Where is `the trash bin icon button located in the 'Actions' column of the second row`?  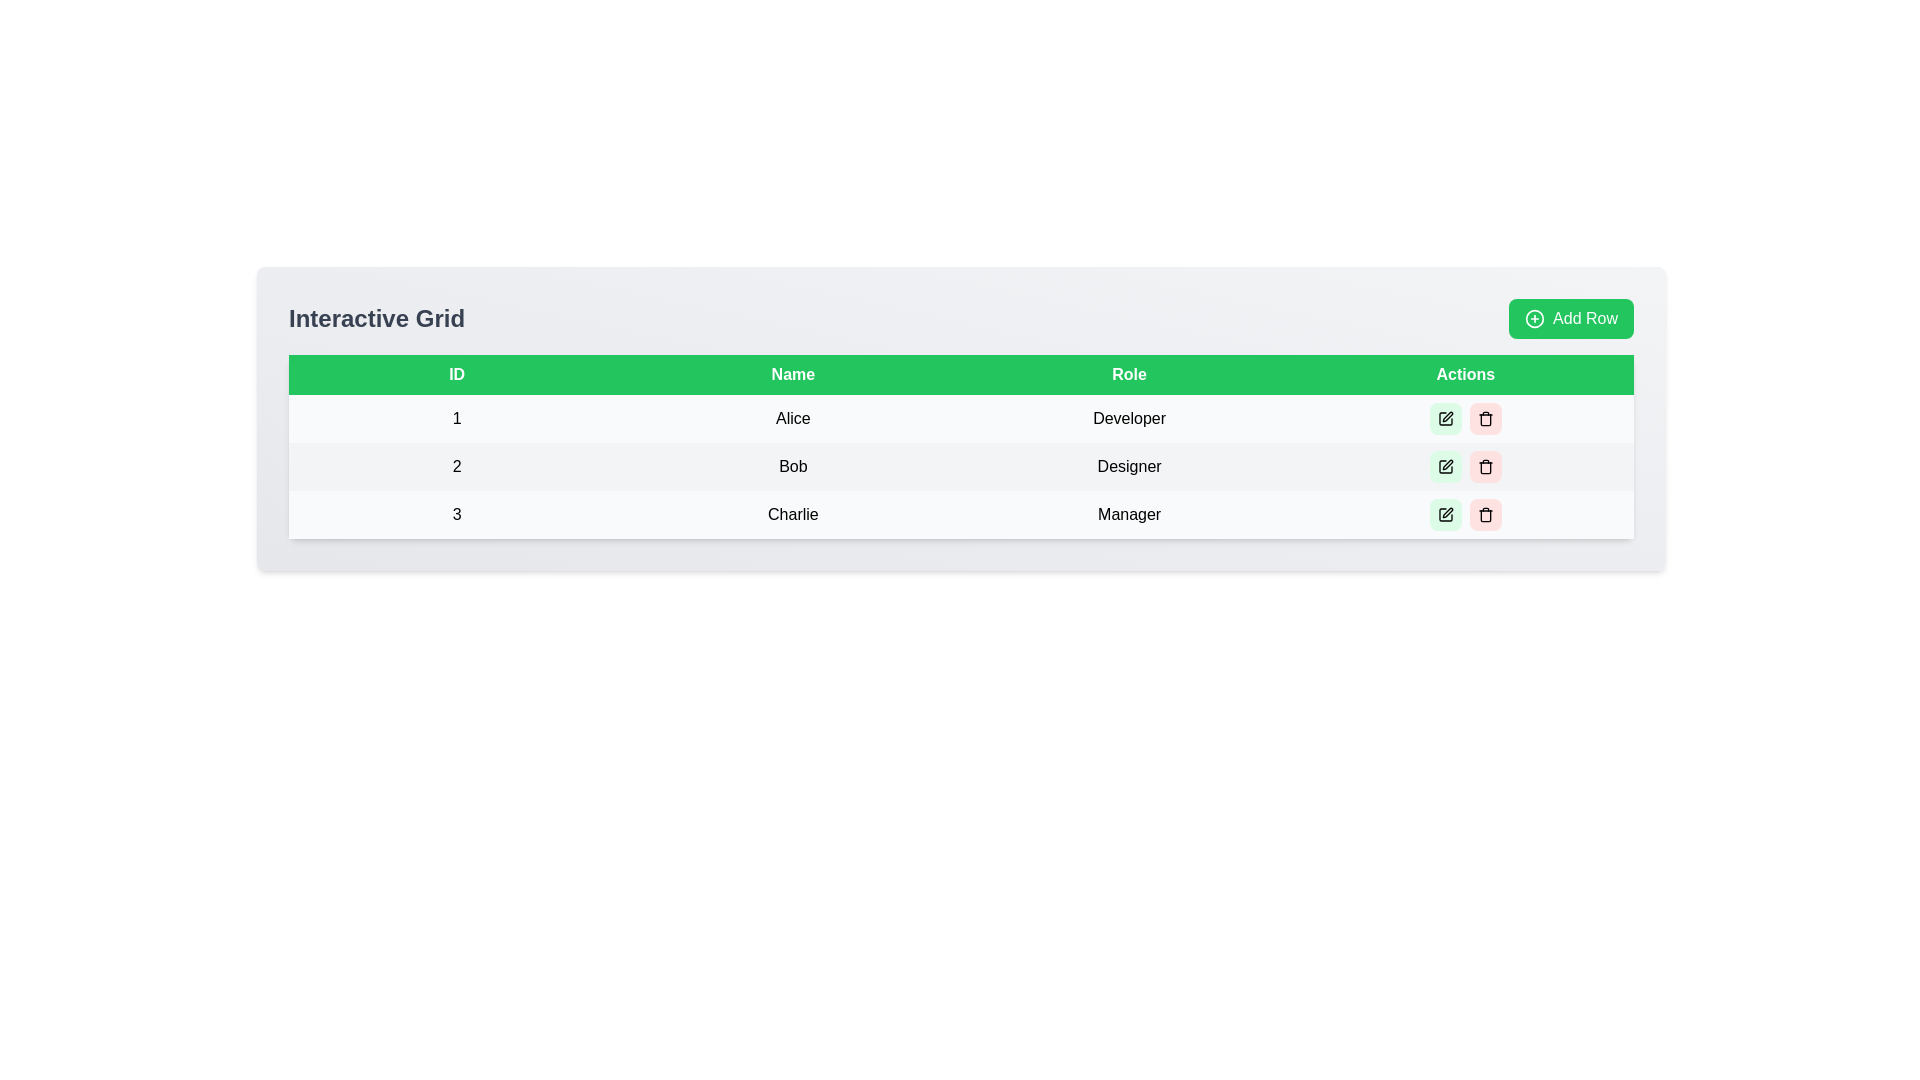 the trash bin icon button located in the 'Actions' column of the second row is located at coordinates (1485, 466).